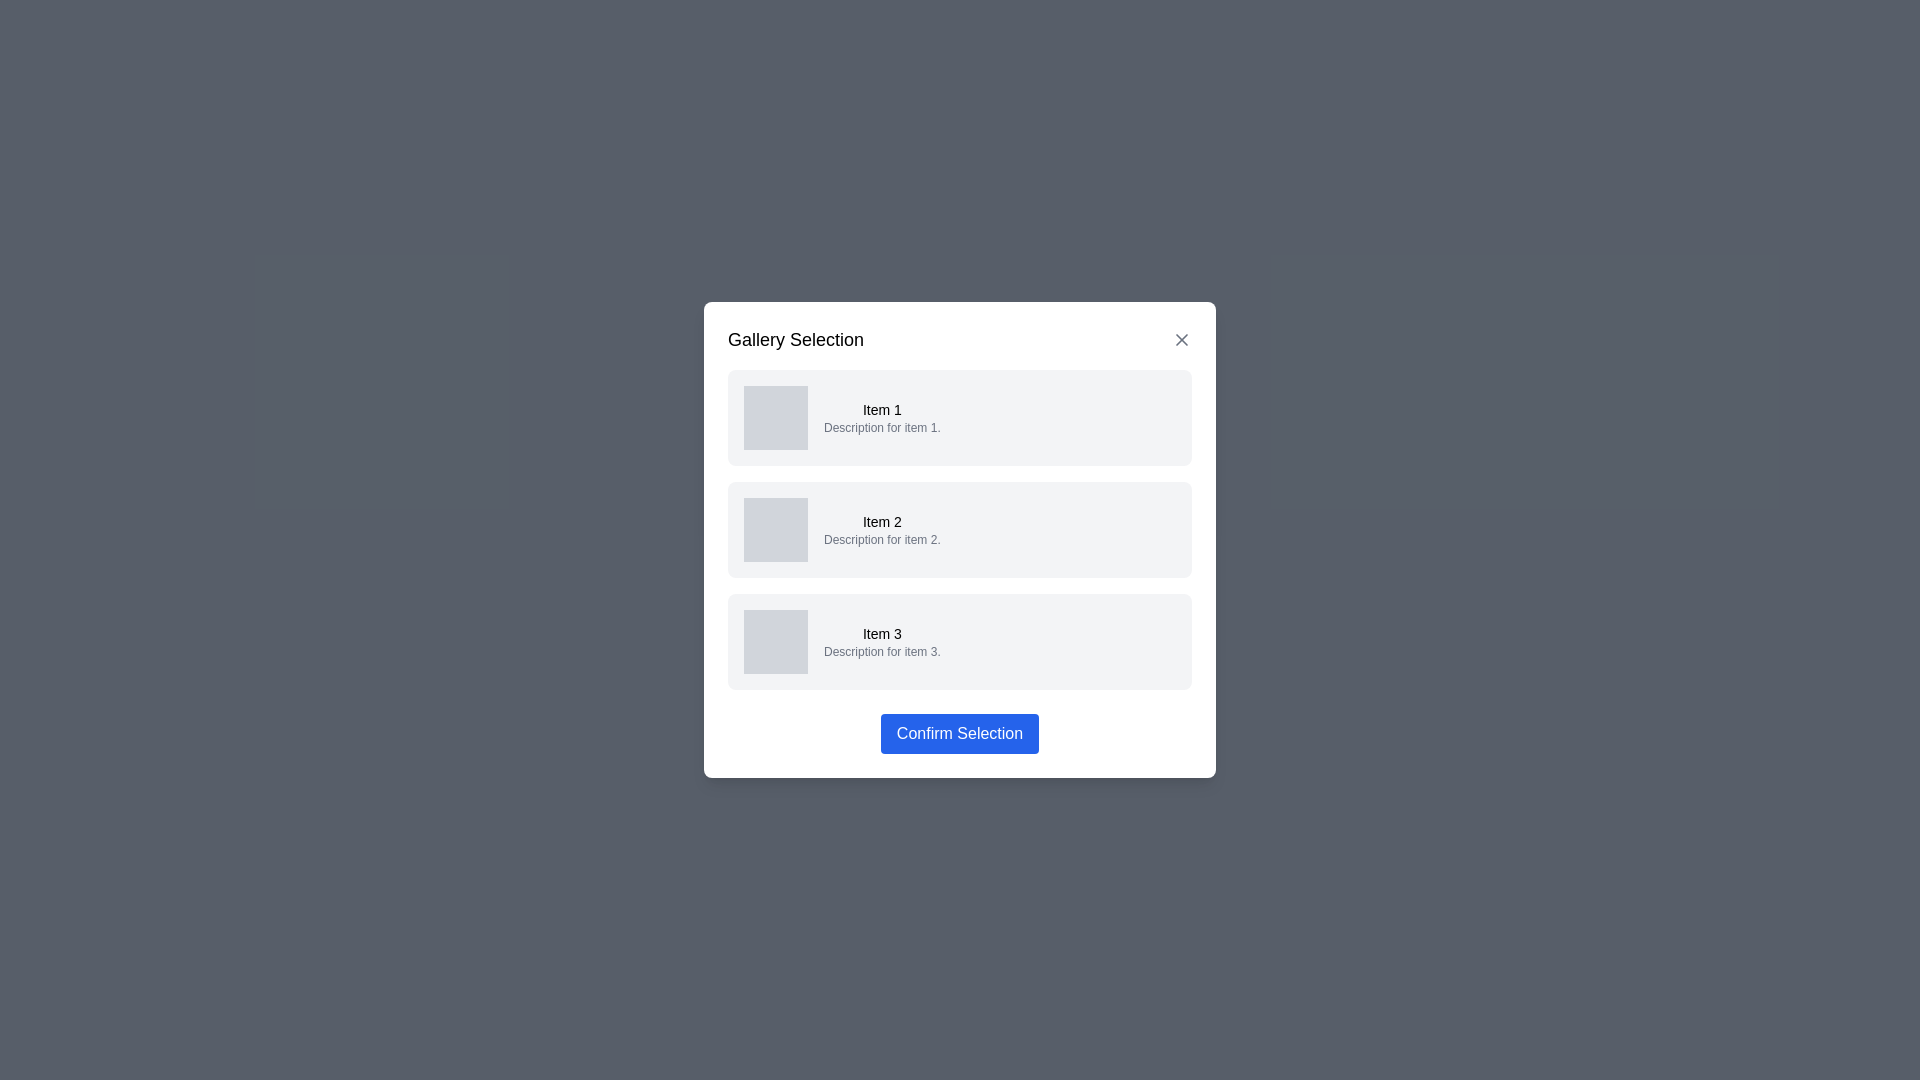 The height and width of the screenshot is (1080, 1920). Describe the element at coordinates (881, 651) in the screenshot. I see `the static text label providing additional information about 'Item 3', located directly below the bolded text 'Item 3.'` at that location.